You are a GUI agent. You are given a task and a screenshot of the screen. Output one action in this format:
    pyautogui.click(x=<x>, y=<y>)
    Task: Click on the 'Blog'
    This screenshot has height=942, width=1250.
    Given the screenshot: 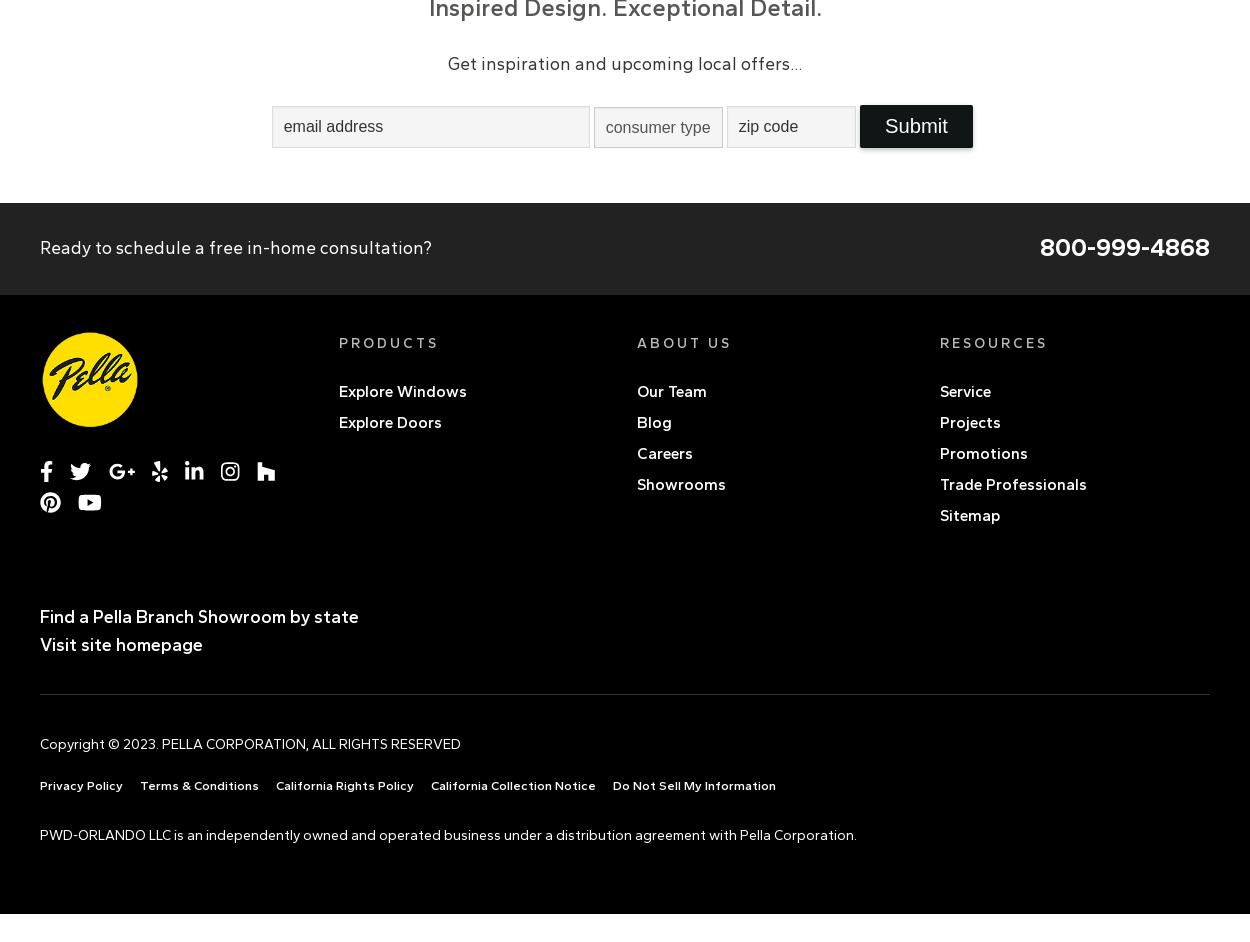 What is the action you would take?
    pyautogui.click(x=654, y=421)
    